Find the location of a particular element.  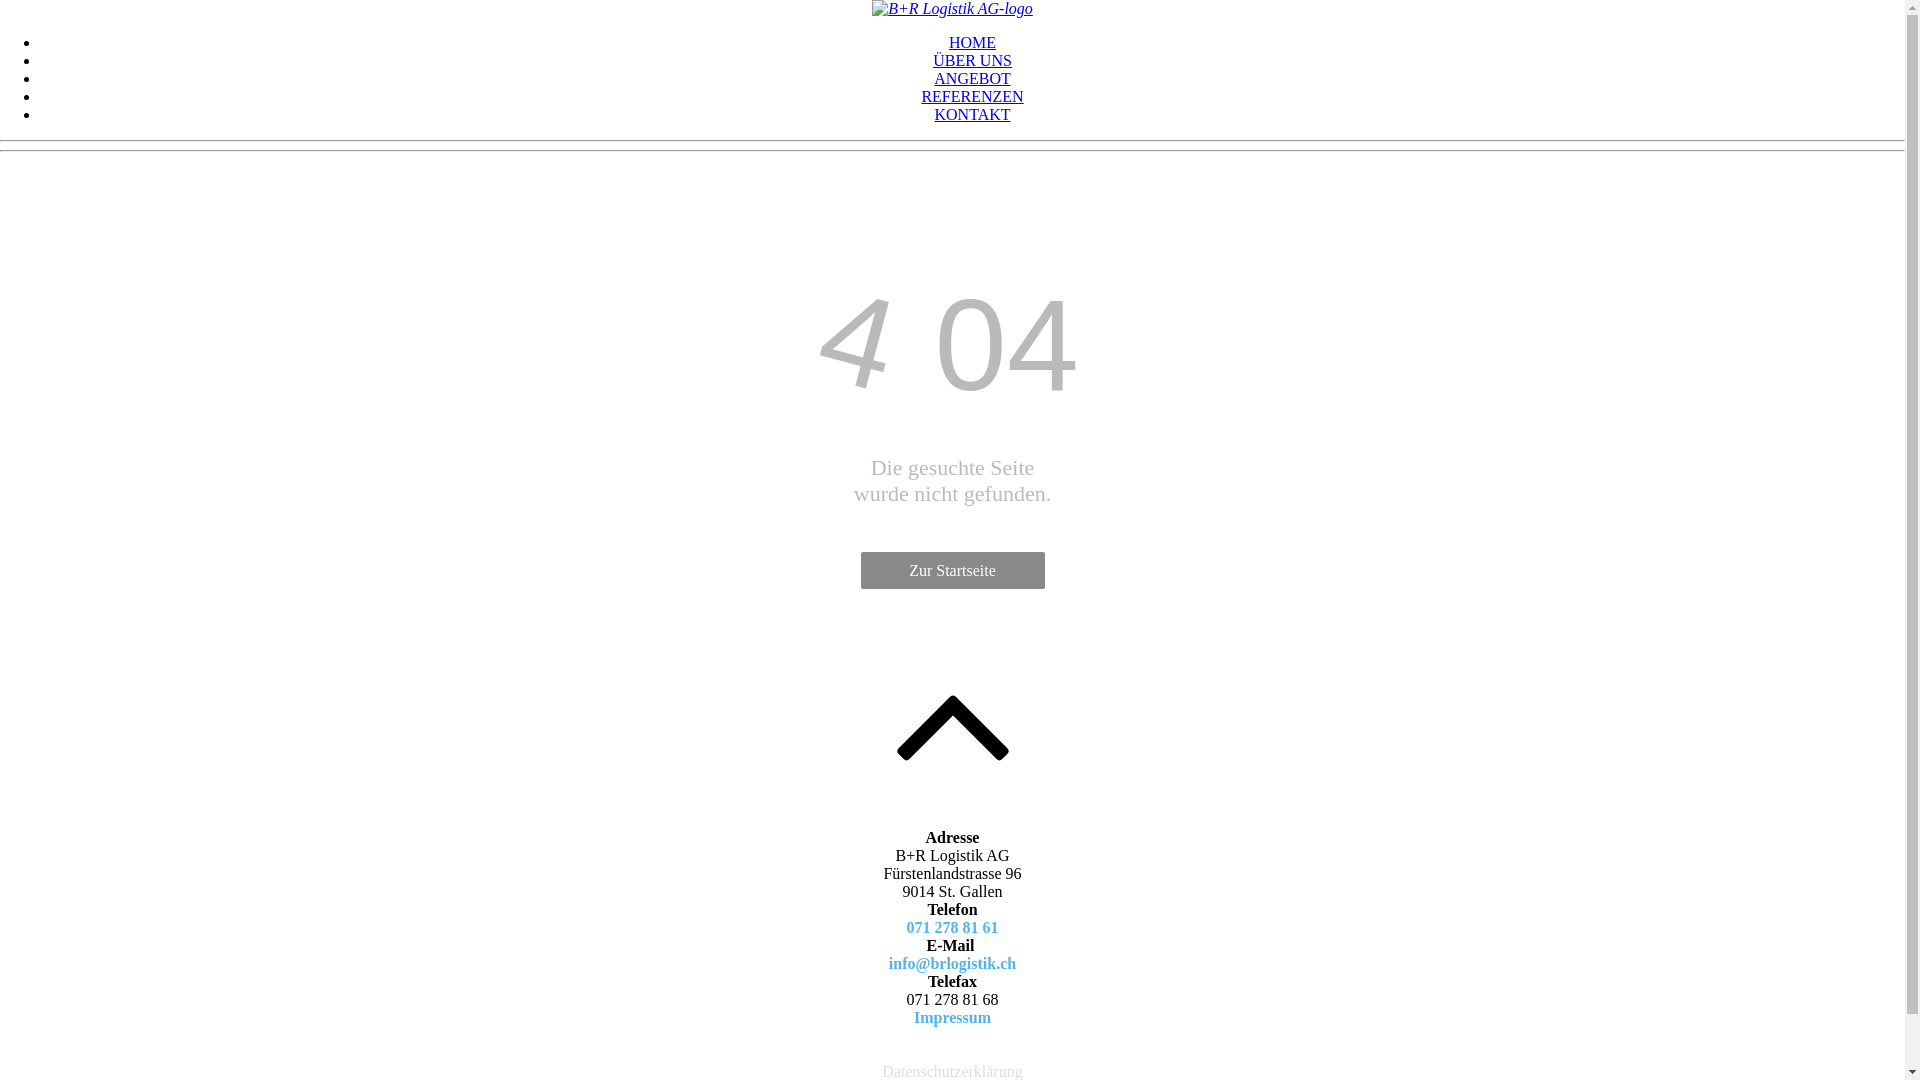

'KONTAKT' is located at coordinates (971, 114).